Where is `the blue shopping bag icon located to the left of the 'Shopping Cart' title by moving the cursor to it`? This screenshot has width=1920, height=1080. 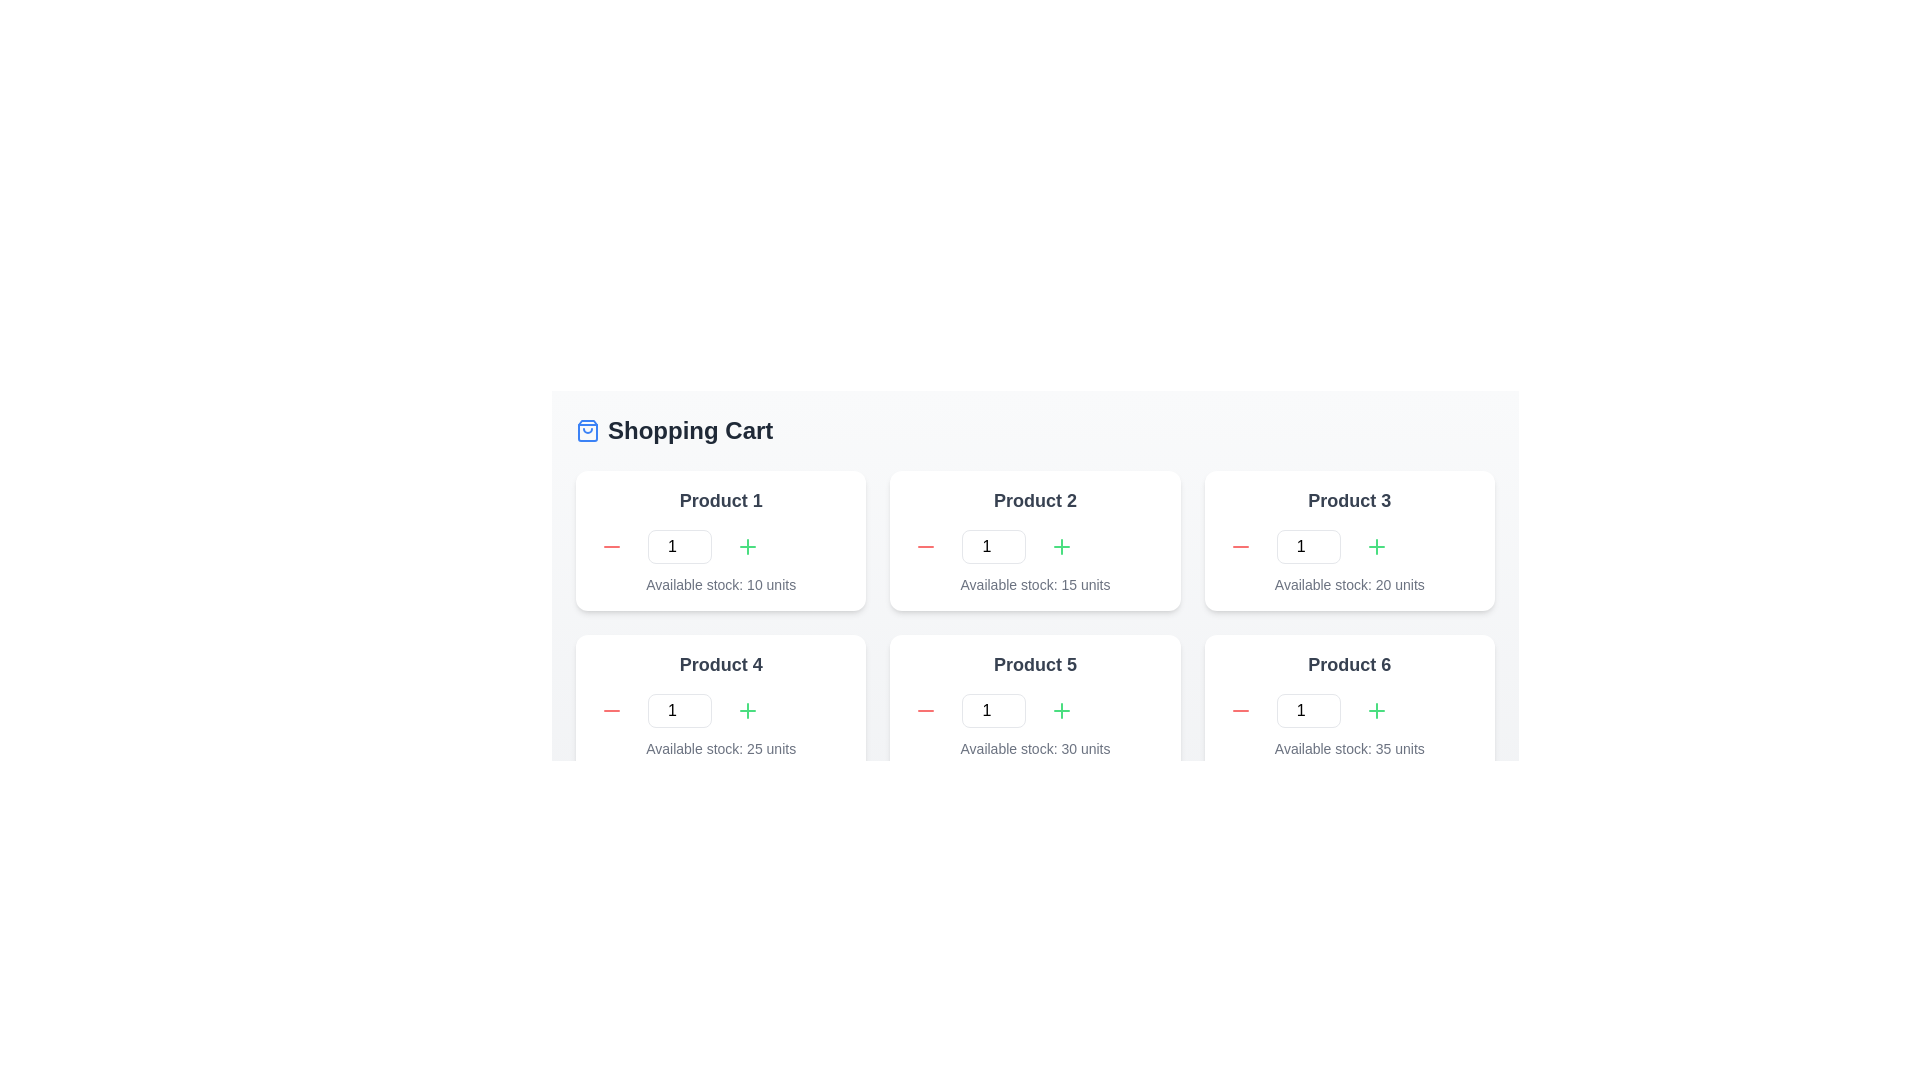
the blue shopping bag icon located to the left of the 'Shopping Cart' title by moving the cursor to it is located at coordinates (587, 430).